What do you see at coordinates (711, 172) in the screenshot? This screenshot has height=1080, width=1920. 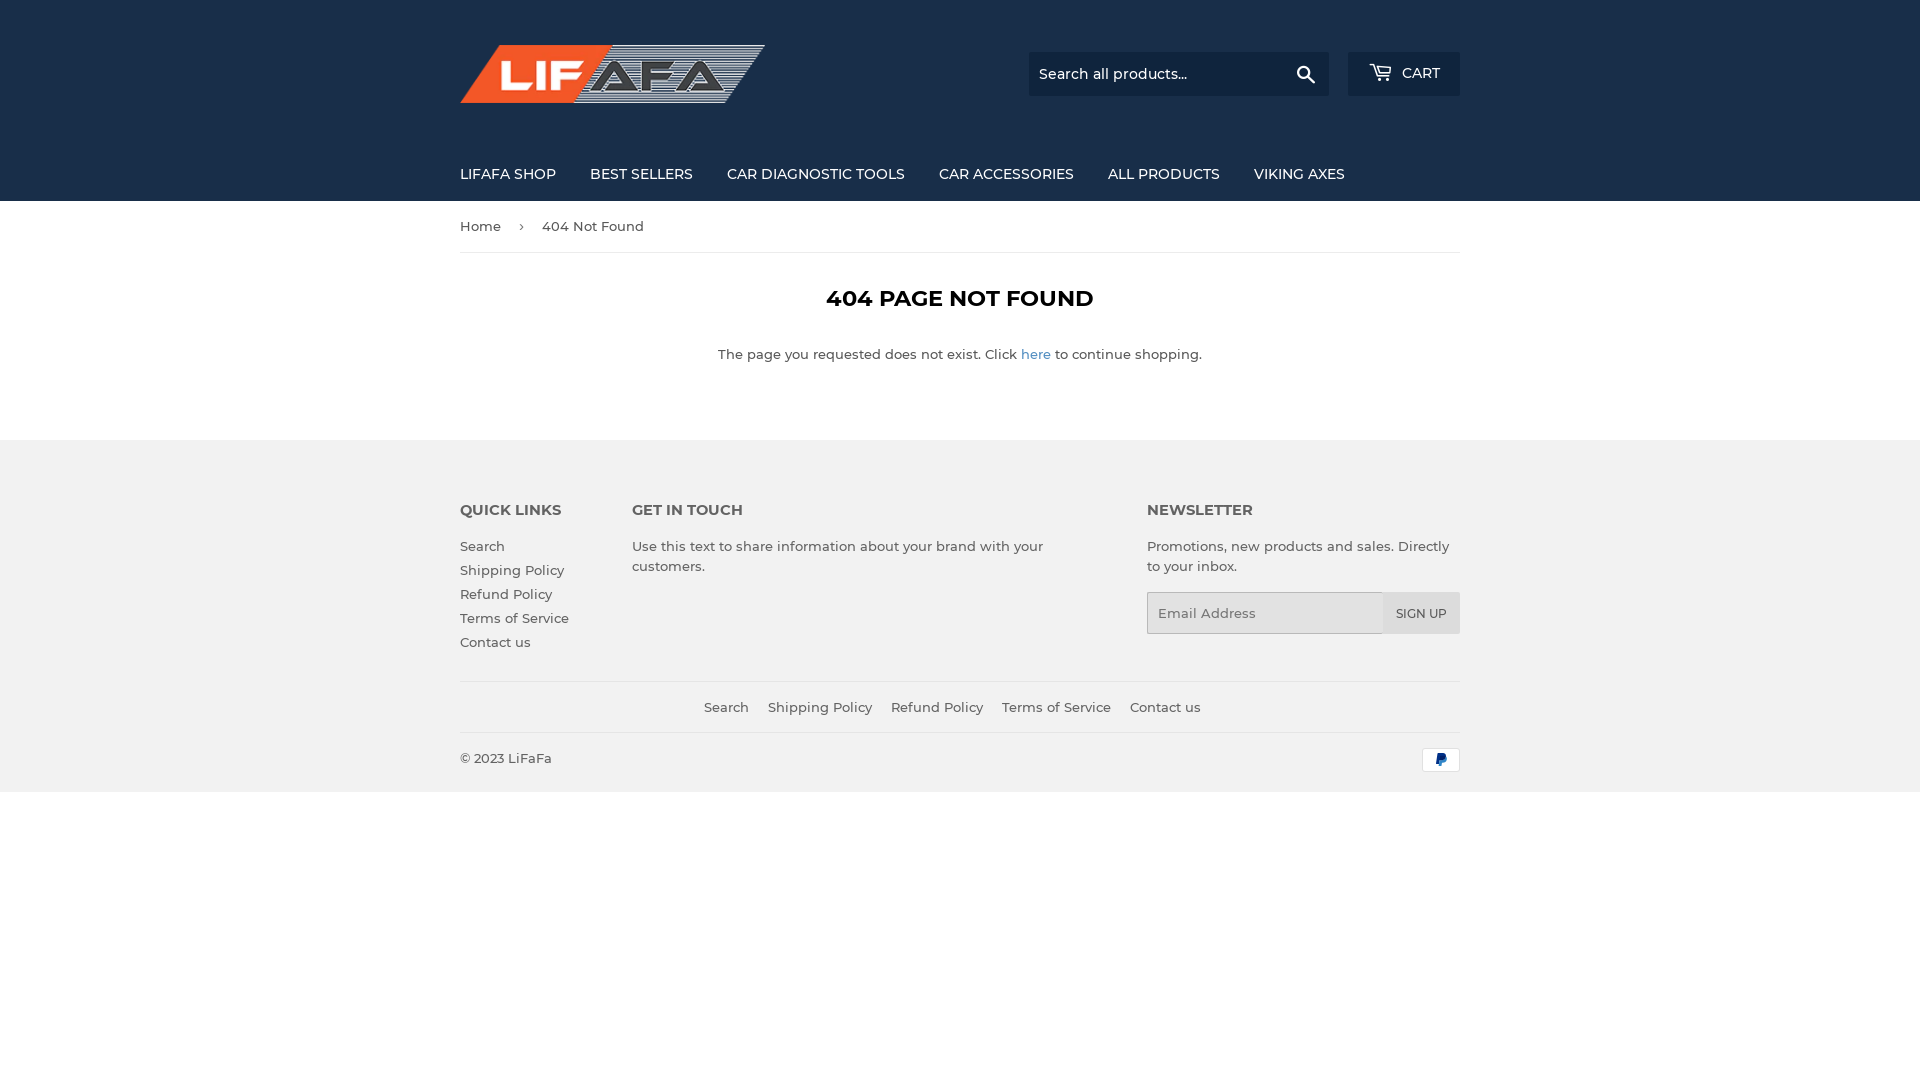 I see `'CAR DIAGNOSTIC TOOLS'` at bounding box center [711, 172].